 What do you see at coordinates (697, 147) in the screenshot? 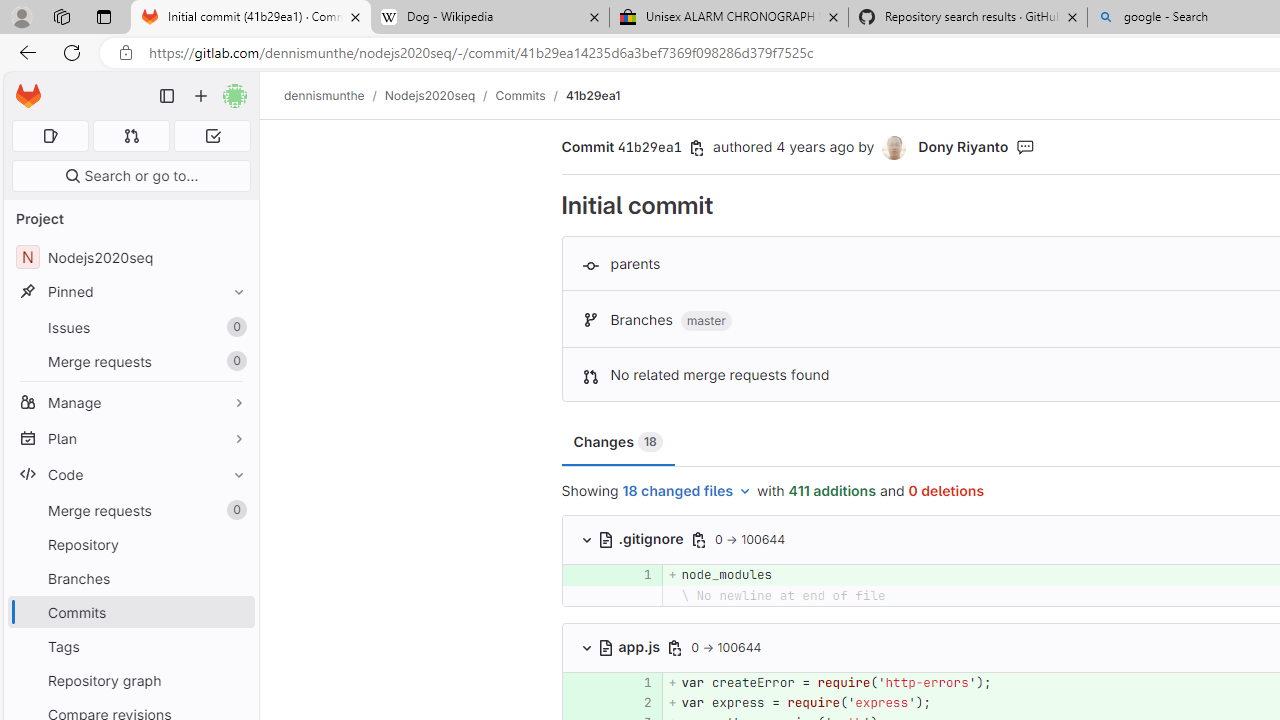
I see `'Copy commit SHA'` at bounding box center [697, 147].